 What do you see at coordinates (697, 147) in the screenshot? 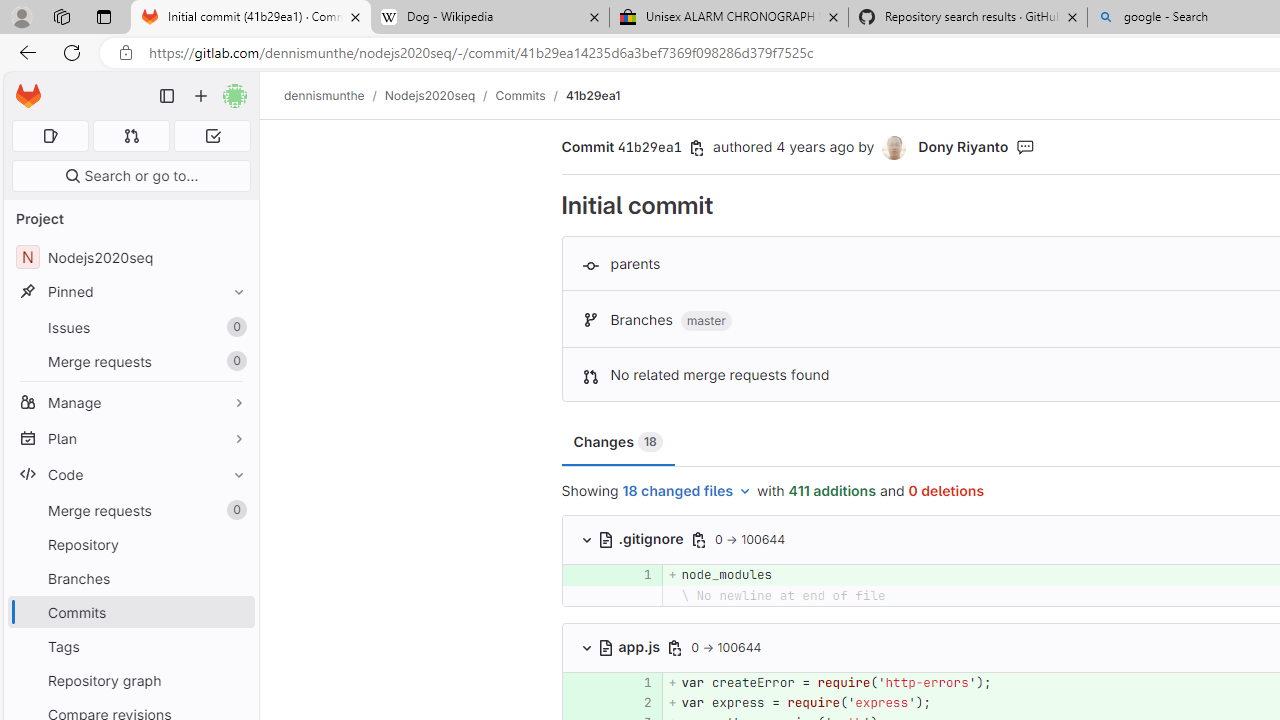
I see `'Copy commit SHA'` at bounding box center [697, 147].